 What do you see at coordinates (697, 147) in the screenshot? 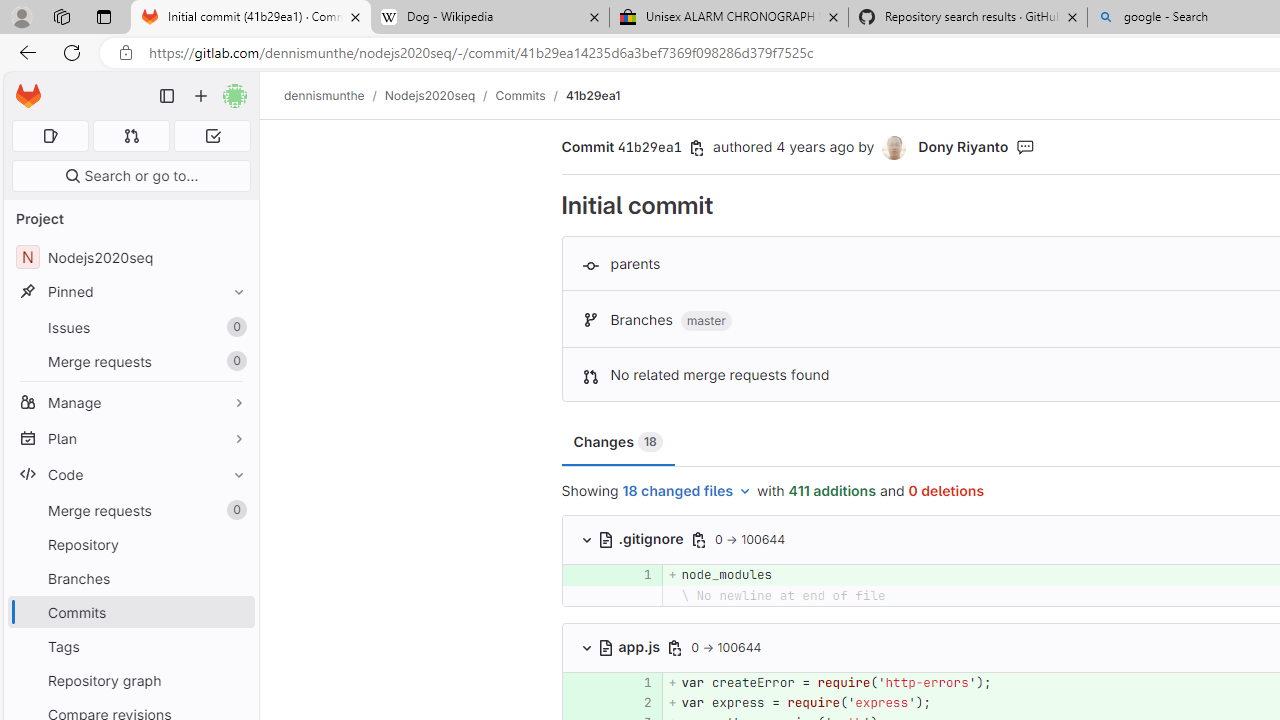
I see `'Copy commit SHA'` at bounding box center [697, 147].